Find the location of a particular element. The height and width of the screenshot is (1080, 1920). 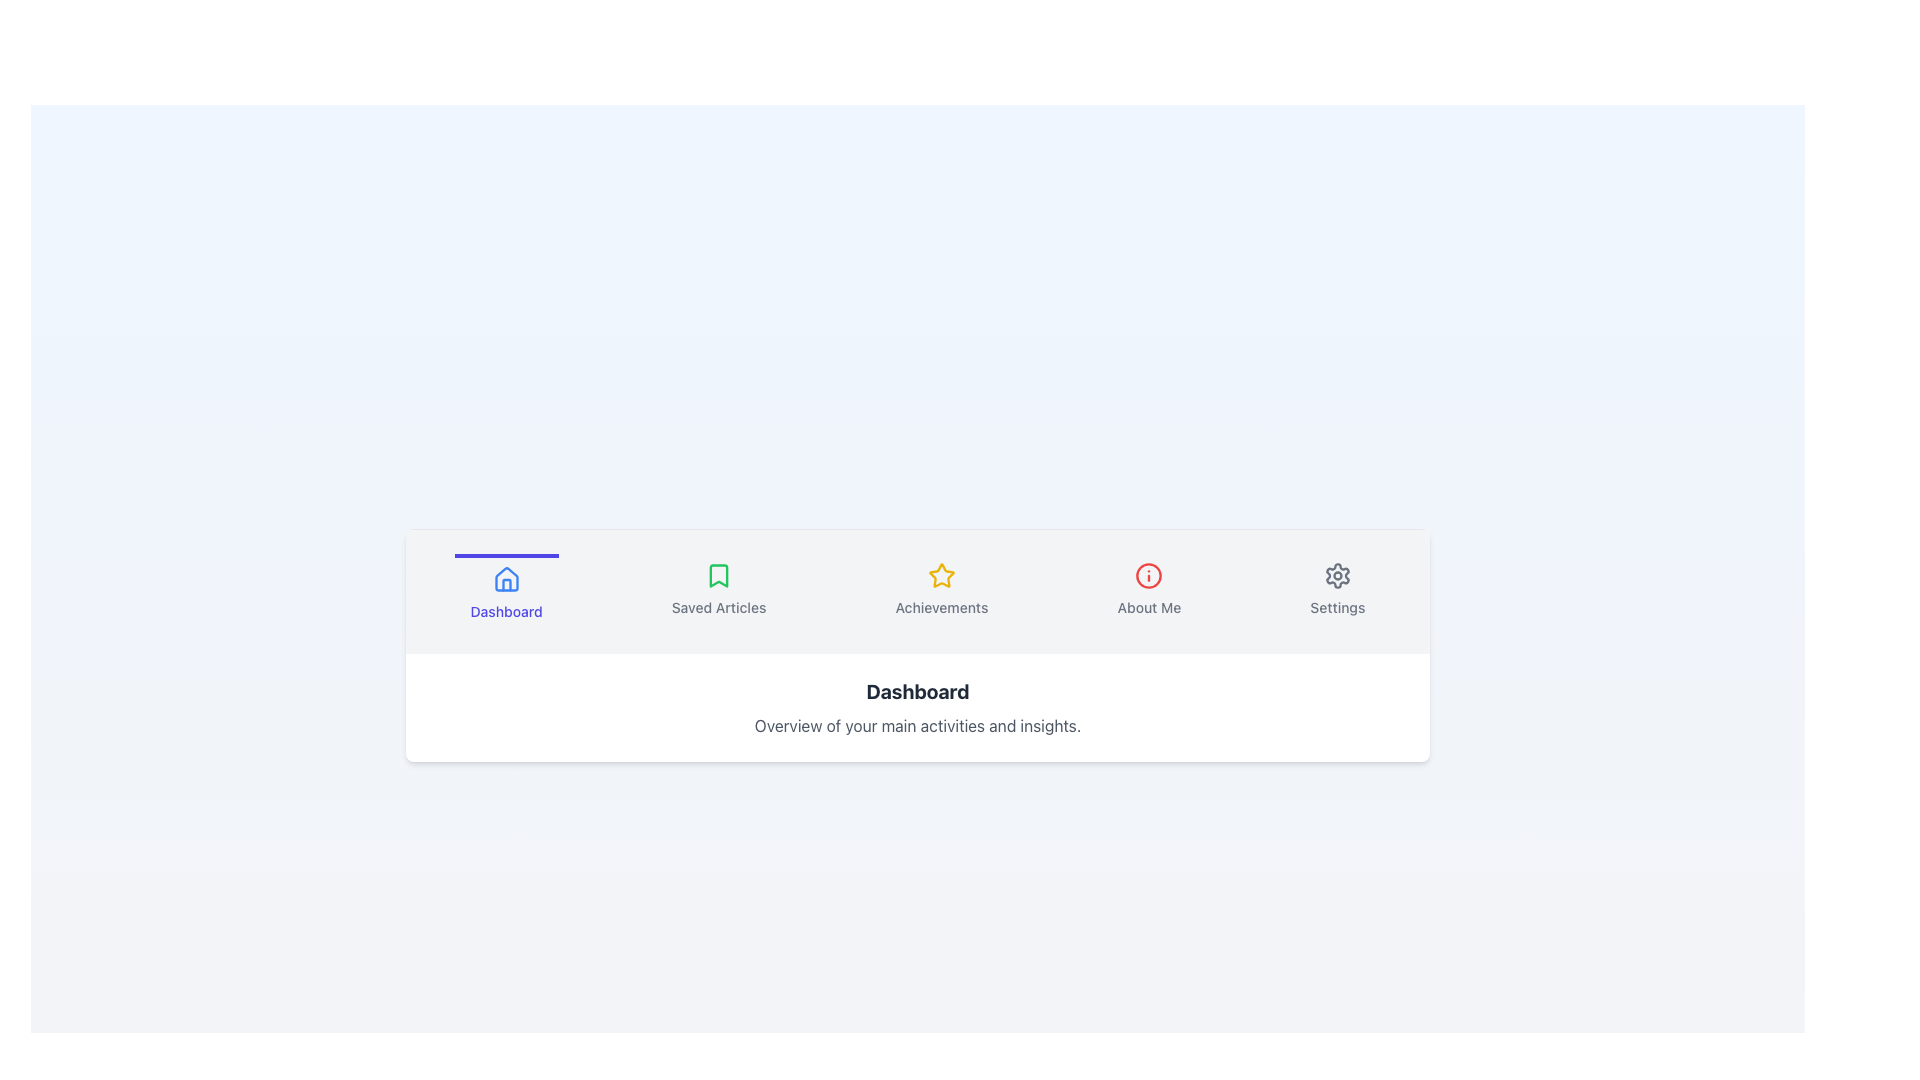

the central red outlined circular graphic with a white fill, located in the 'About Me' section of the navigation bar is located at coordinates (1149, 575).